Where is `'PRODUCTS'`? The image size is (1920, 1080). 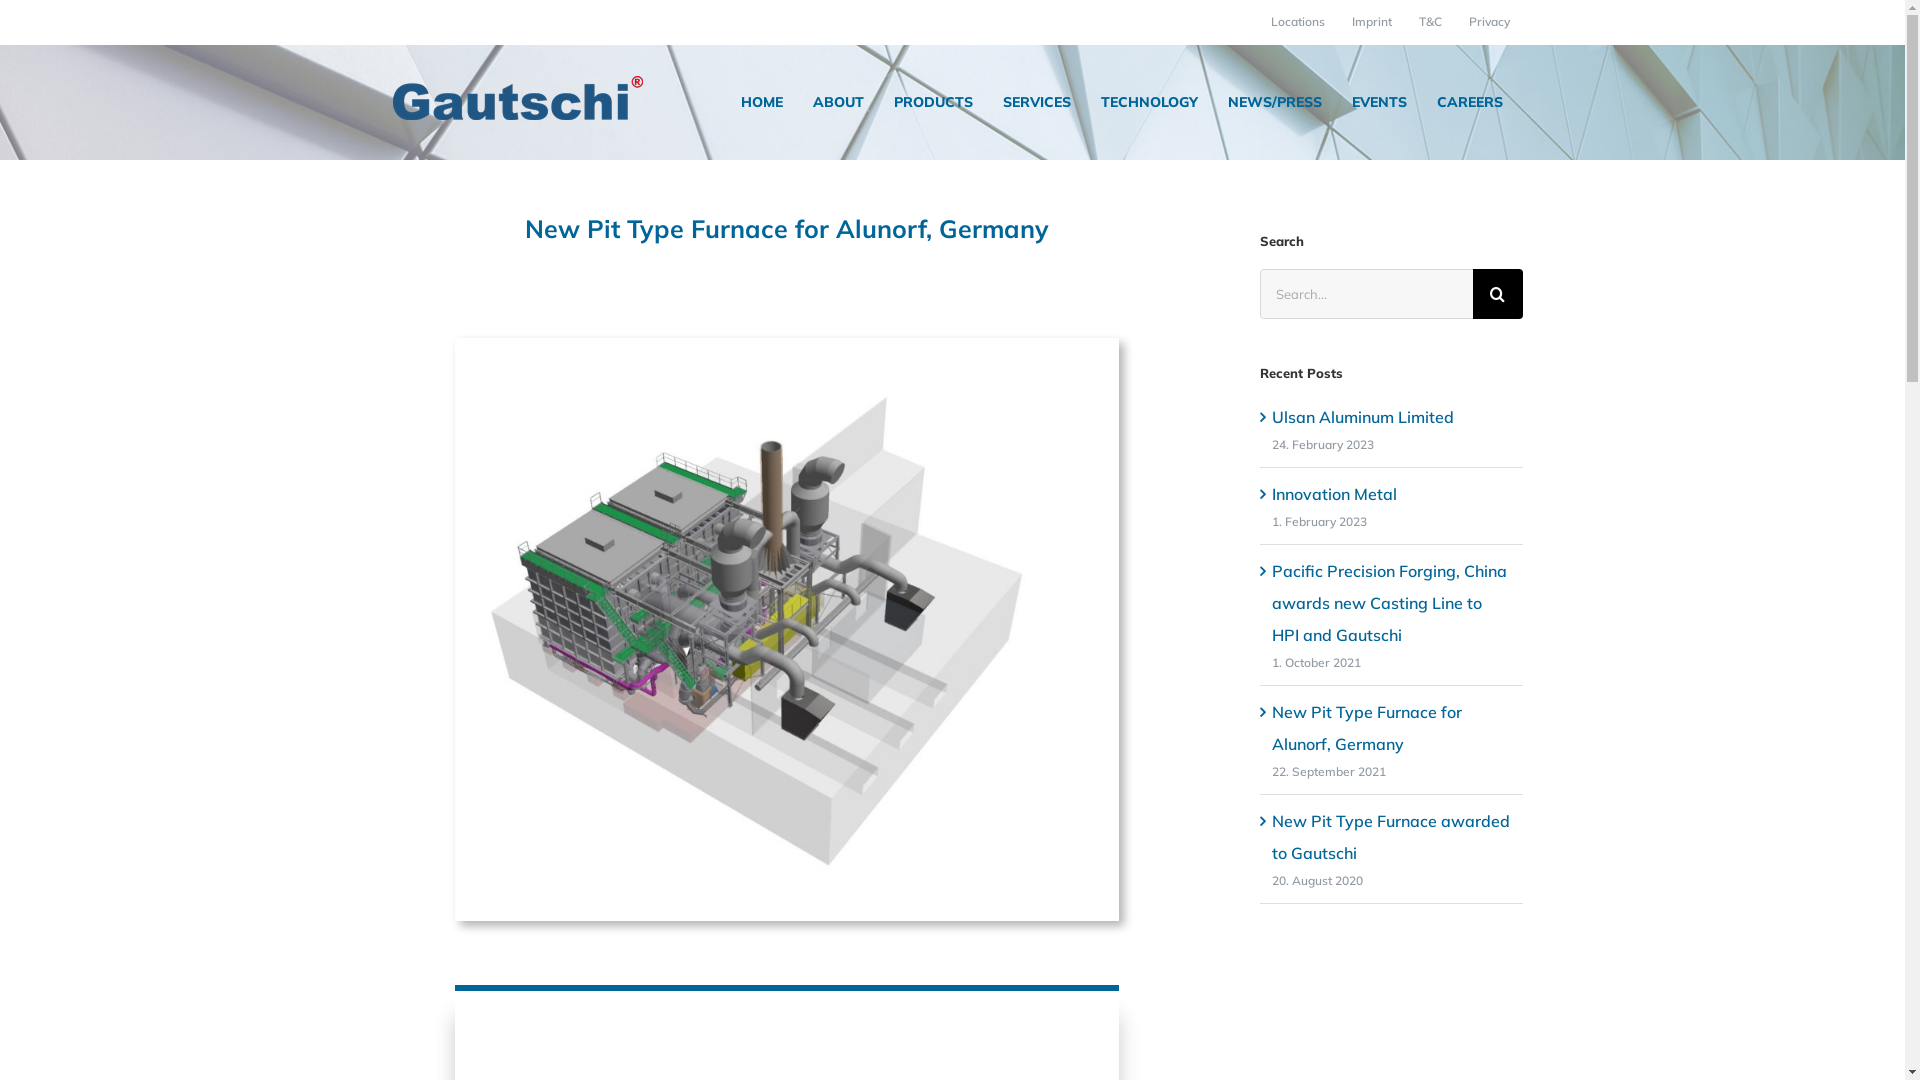
'PRODUCTS' is located at coordinates (932, 101).